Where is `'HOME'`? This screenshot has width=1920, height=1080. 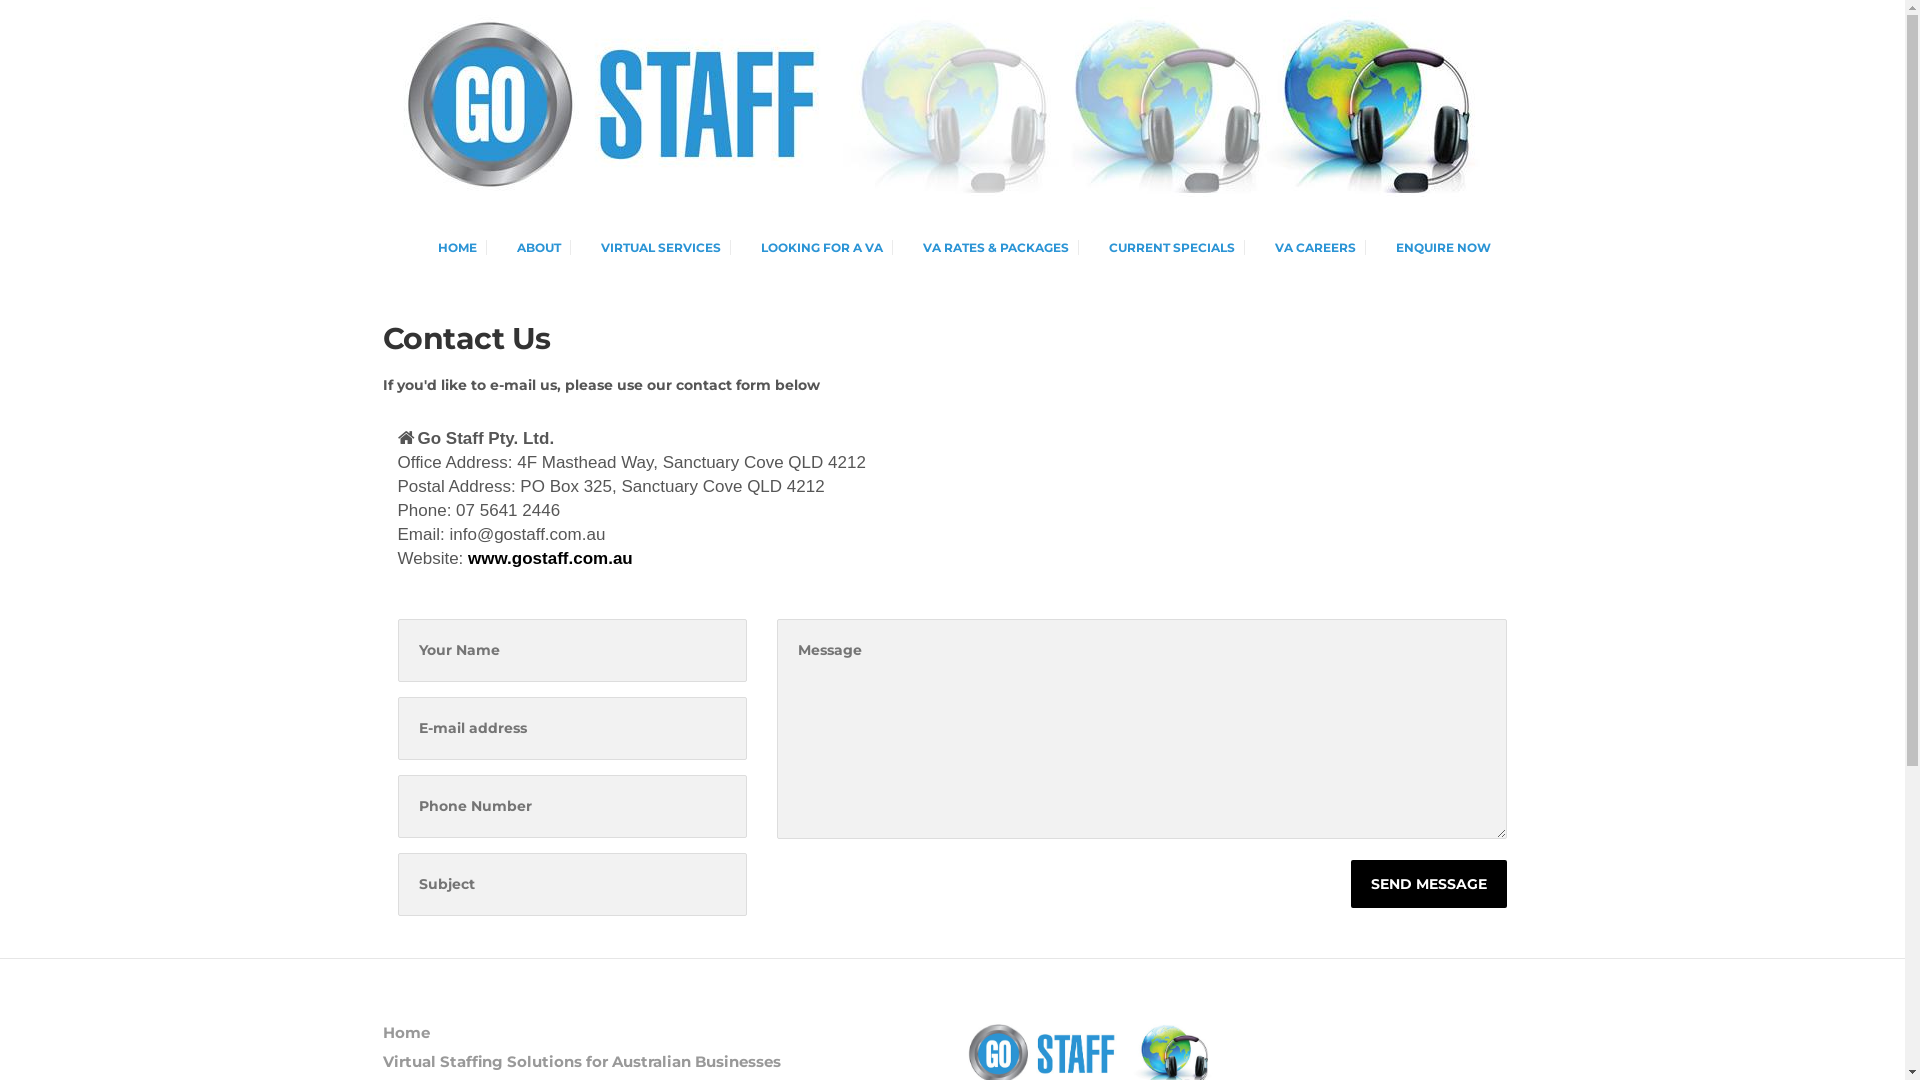
'HOME' is located at coordinates (407, 246).